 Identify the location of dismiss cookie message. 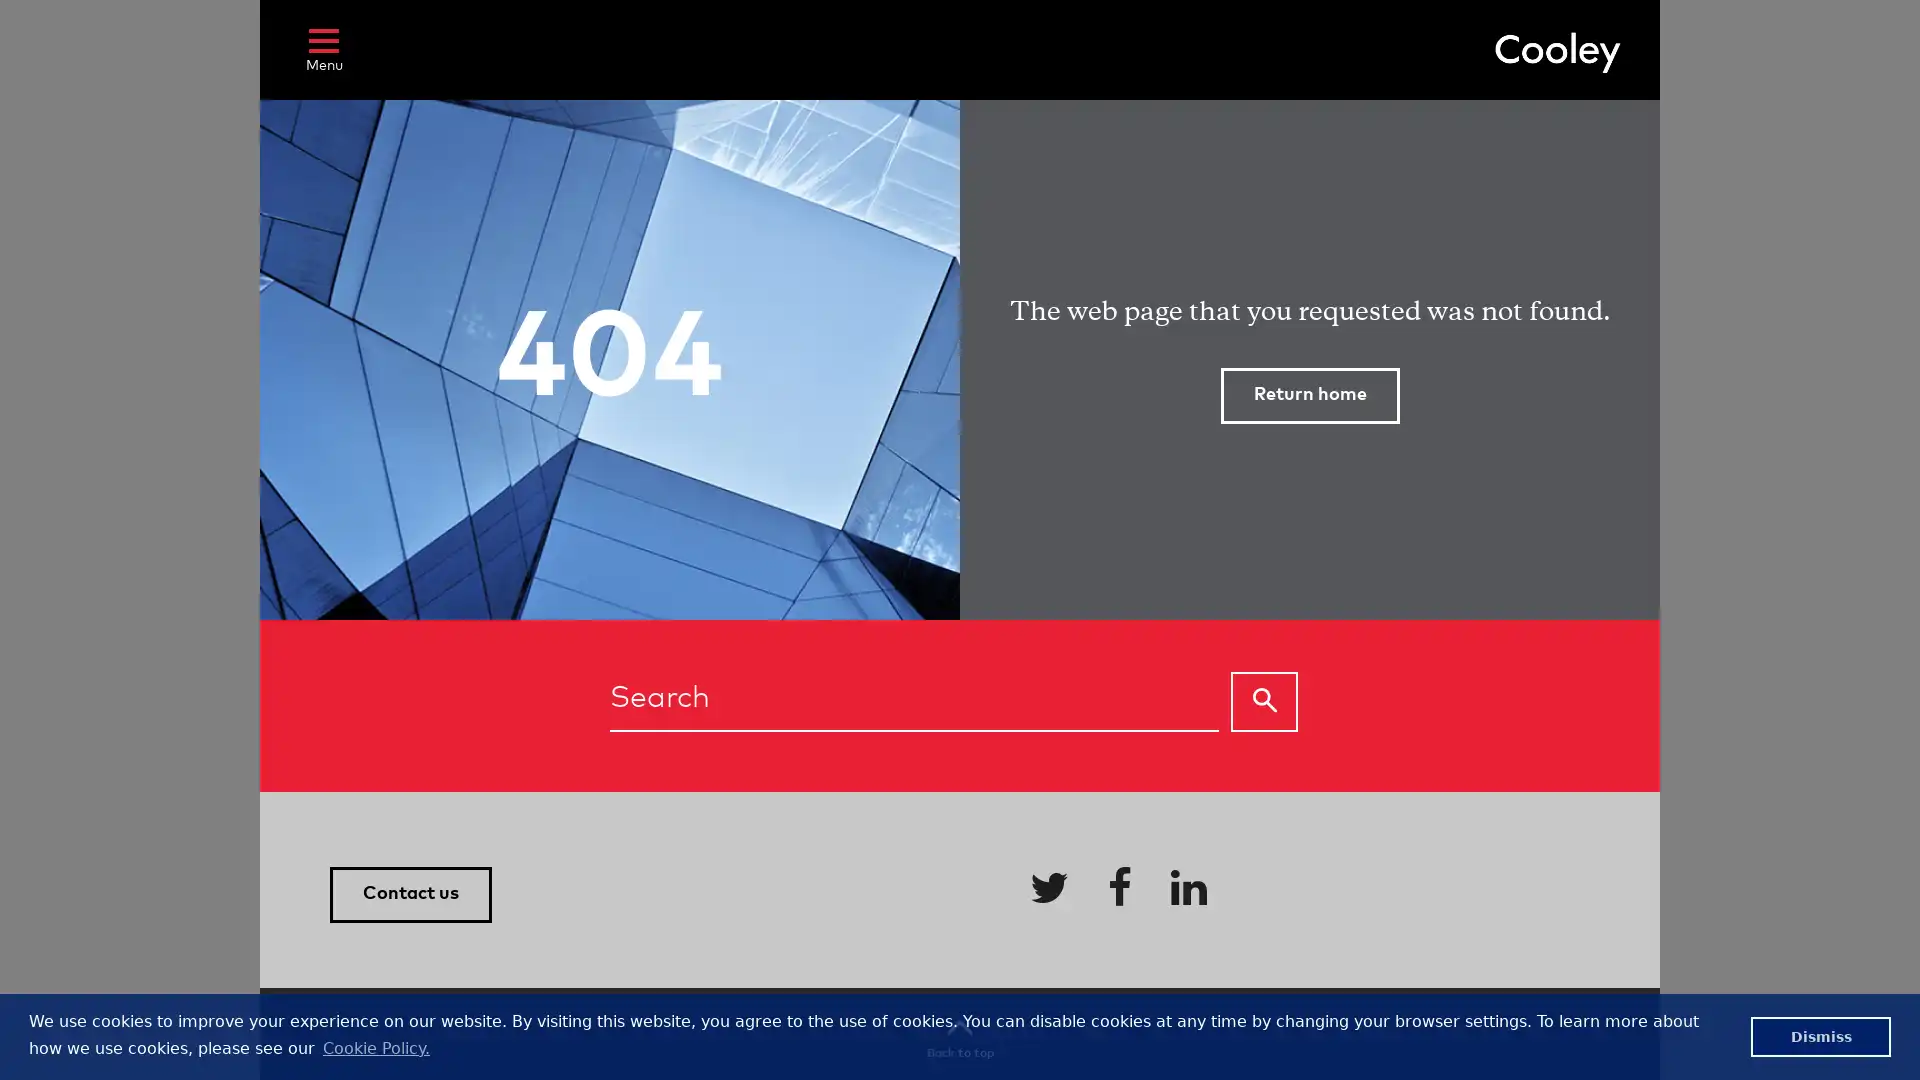
(1820, 1035).